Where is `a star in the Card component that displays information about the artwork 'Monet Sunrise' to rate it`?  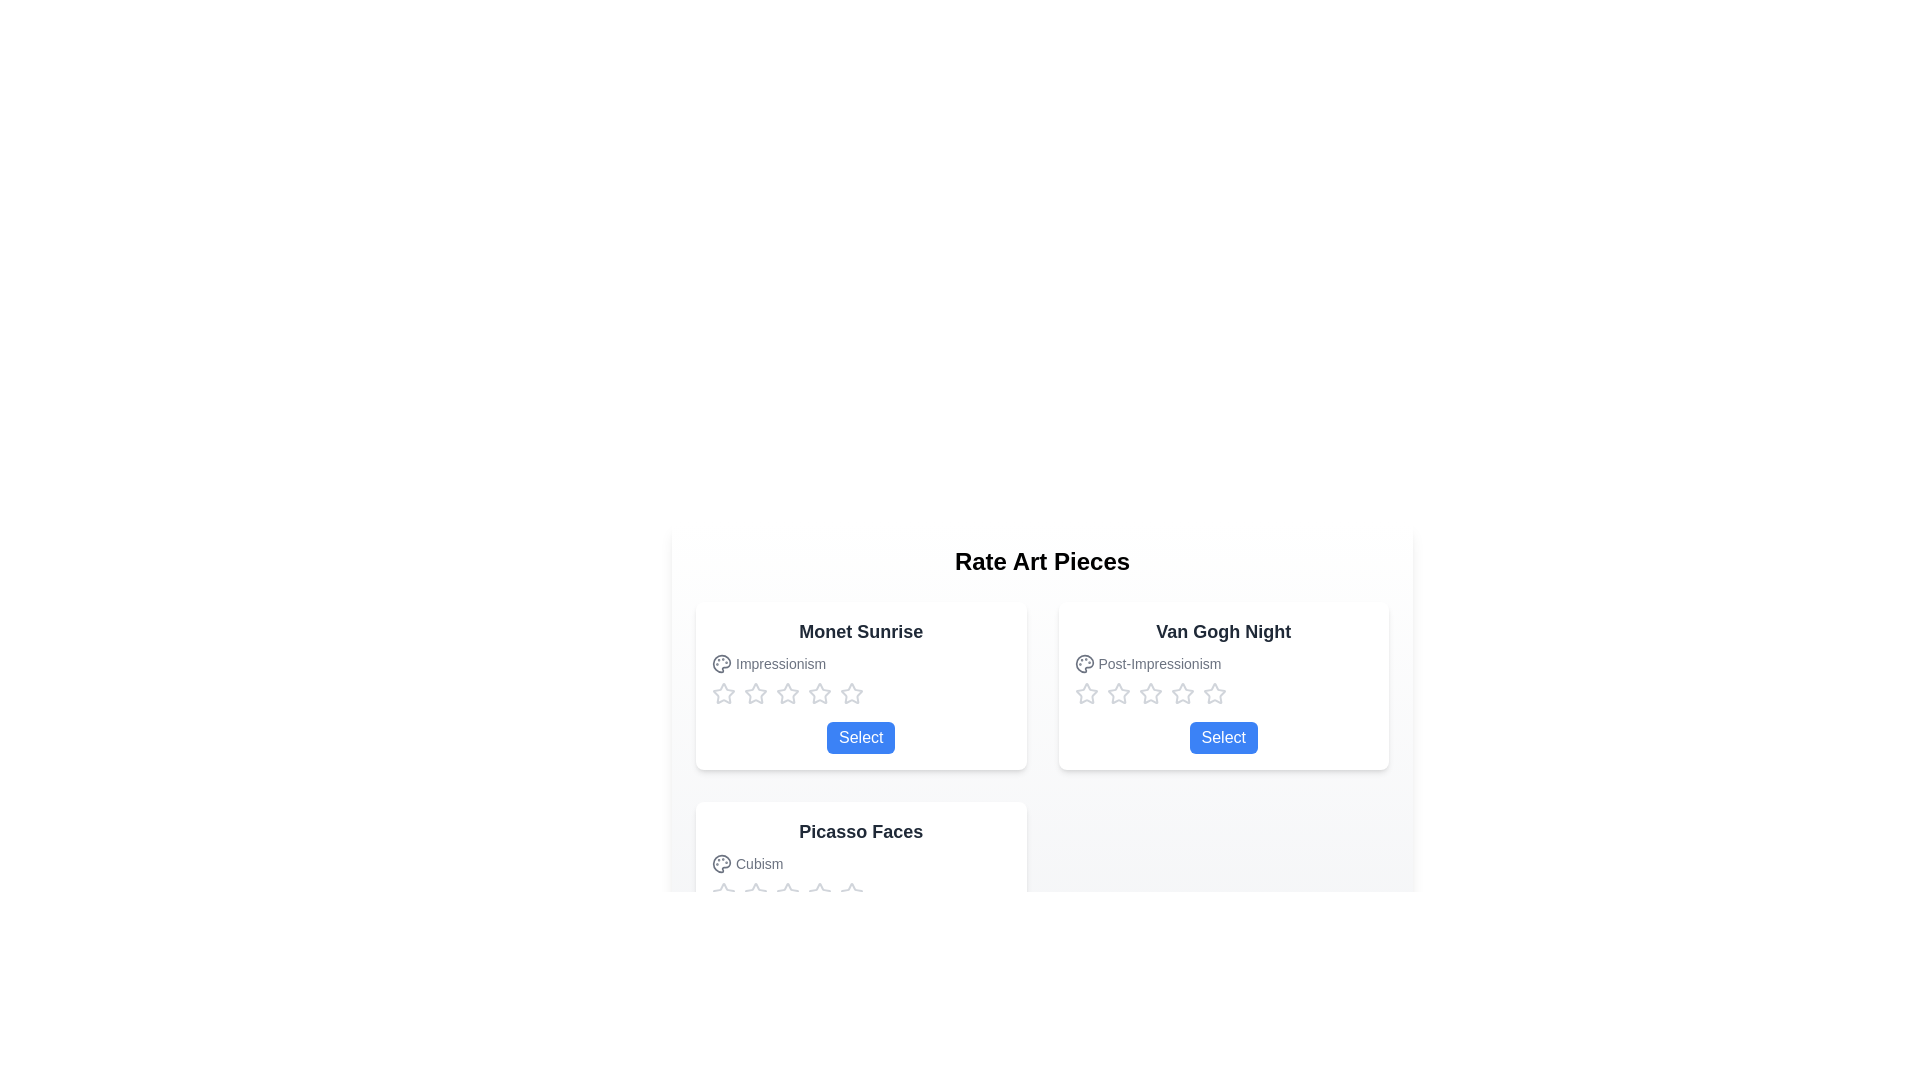
a star in the Card component that displays information about the artwork 'Monet Sunrise' to rate it is located at coordinates (861, 685).